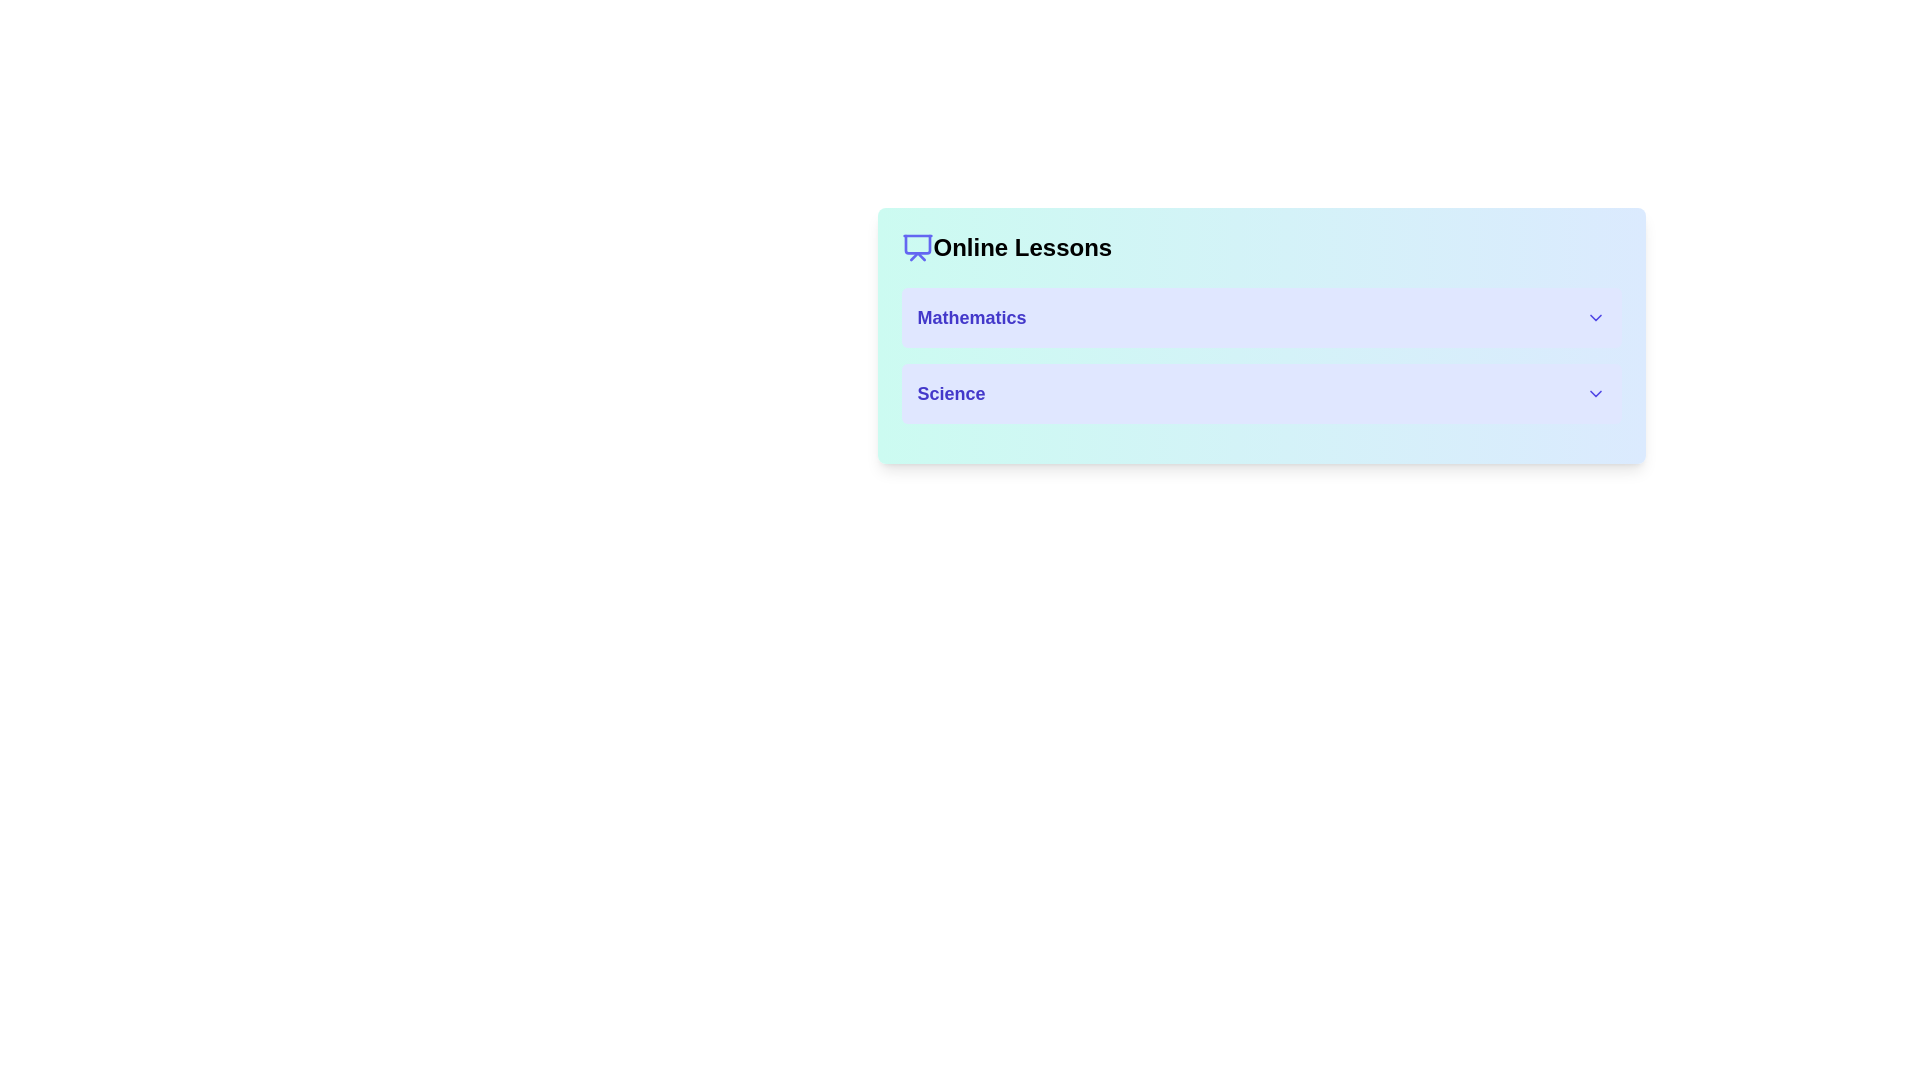 The image size is (1920, 1080). Describe the element at coordinates (1594, 393) in the screenshot. I see `the small downward-pointing chevron icon in vibrant indigo color located at the right edge of the 'Science' button` at that location.